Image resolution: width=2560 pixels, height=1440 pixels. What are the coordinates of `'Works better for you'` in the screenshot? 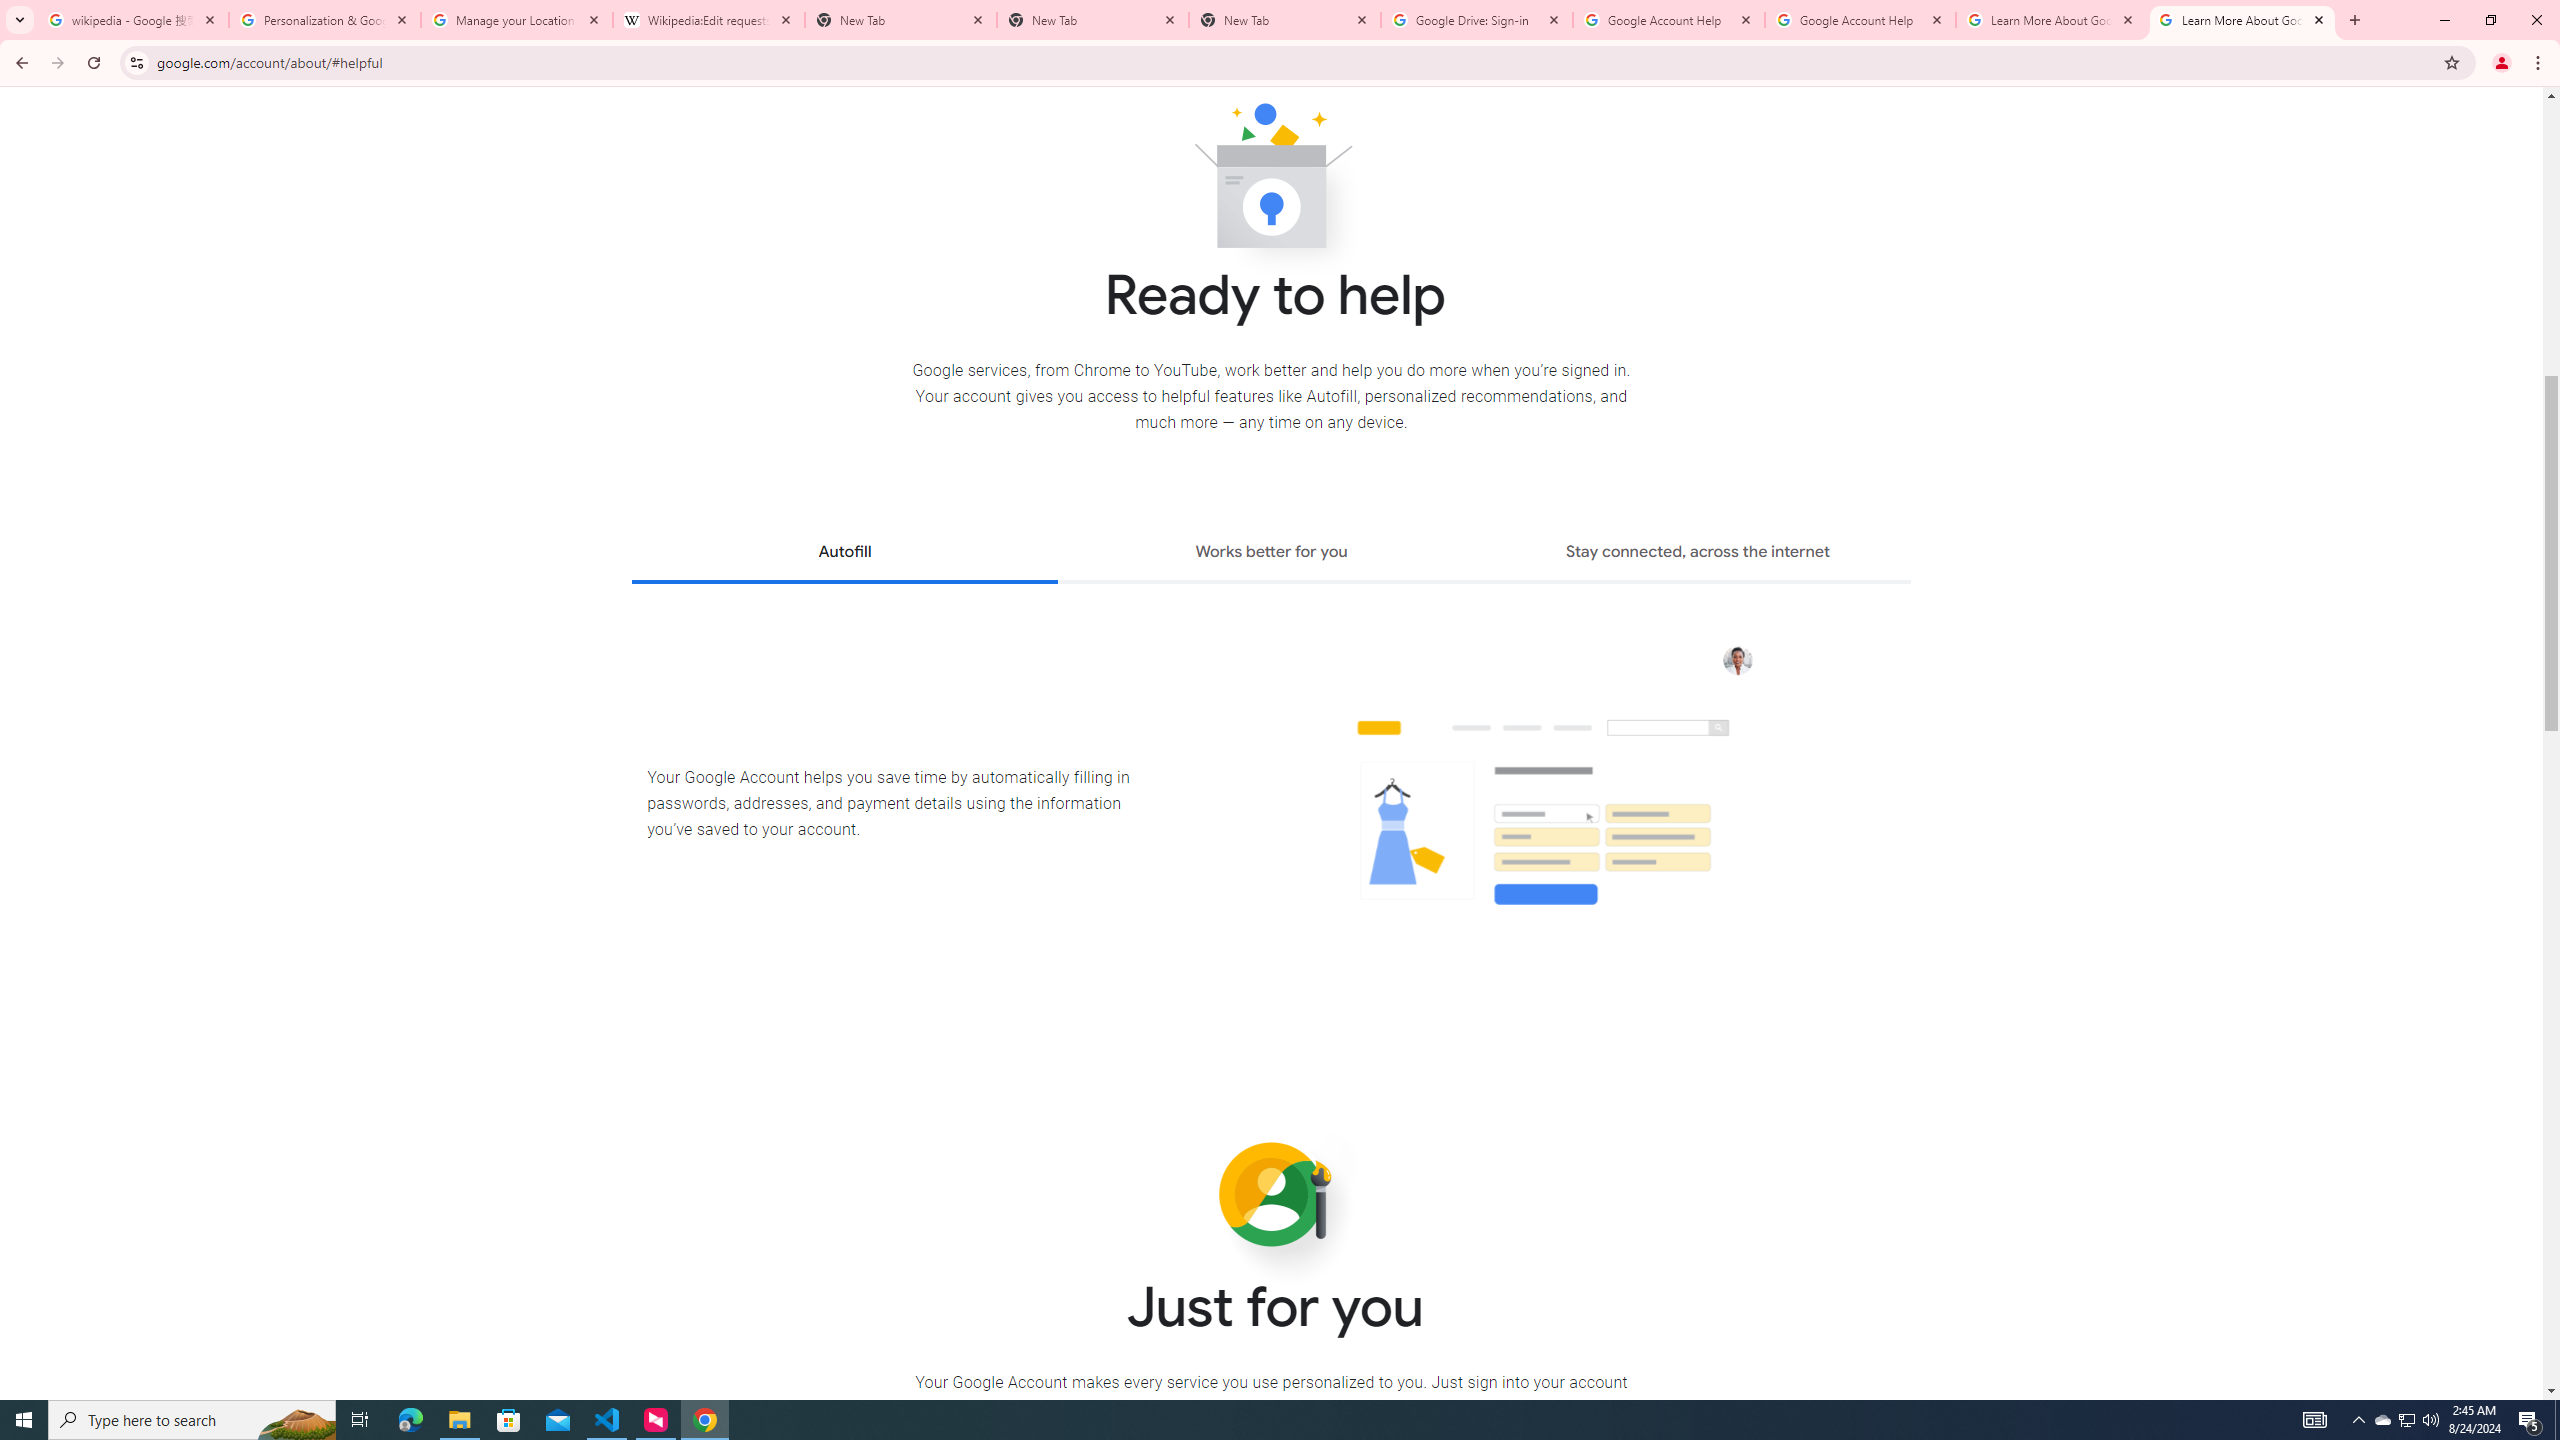 It's located at (1271, 554).